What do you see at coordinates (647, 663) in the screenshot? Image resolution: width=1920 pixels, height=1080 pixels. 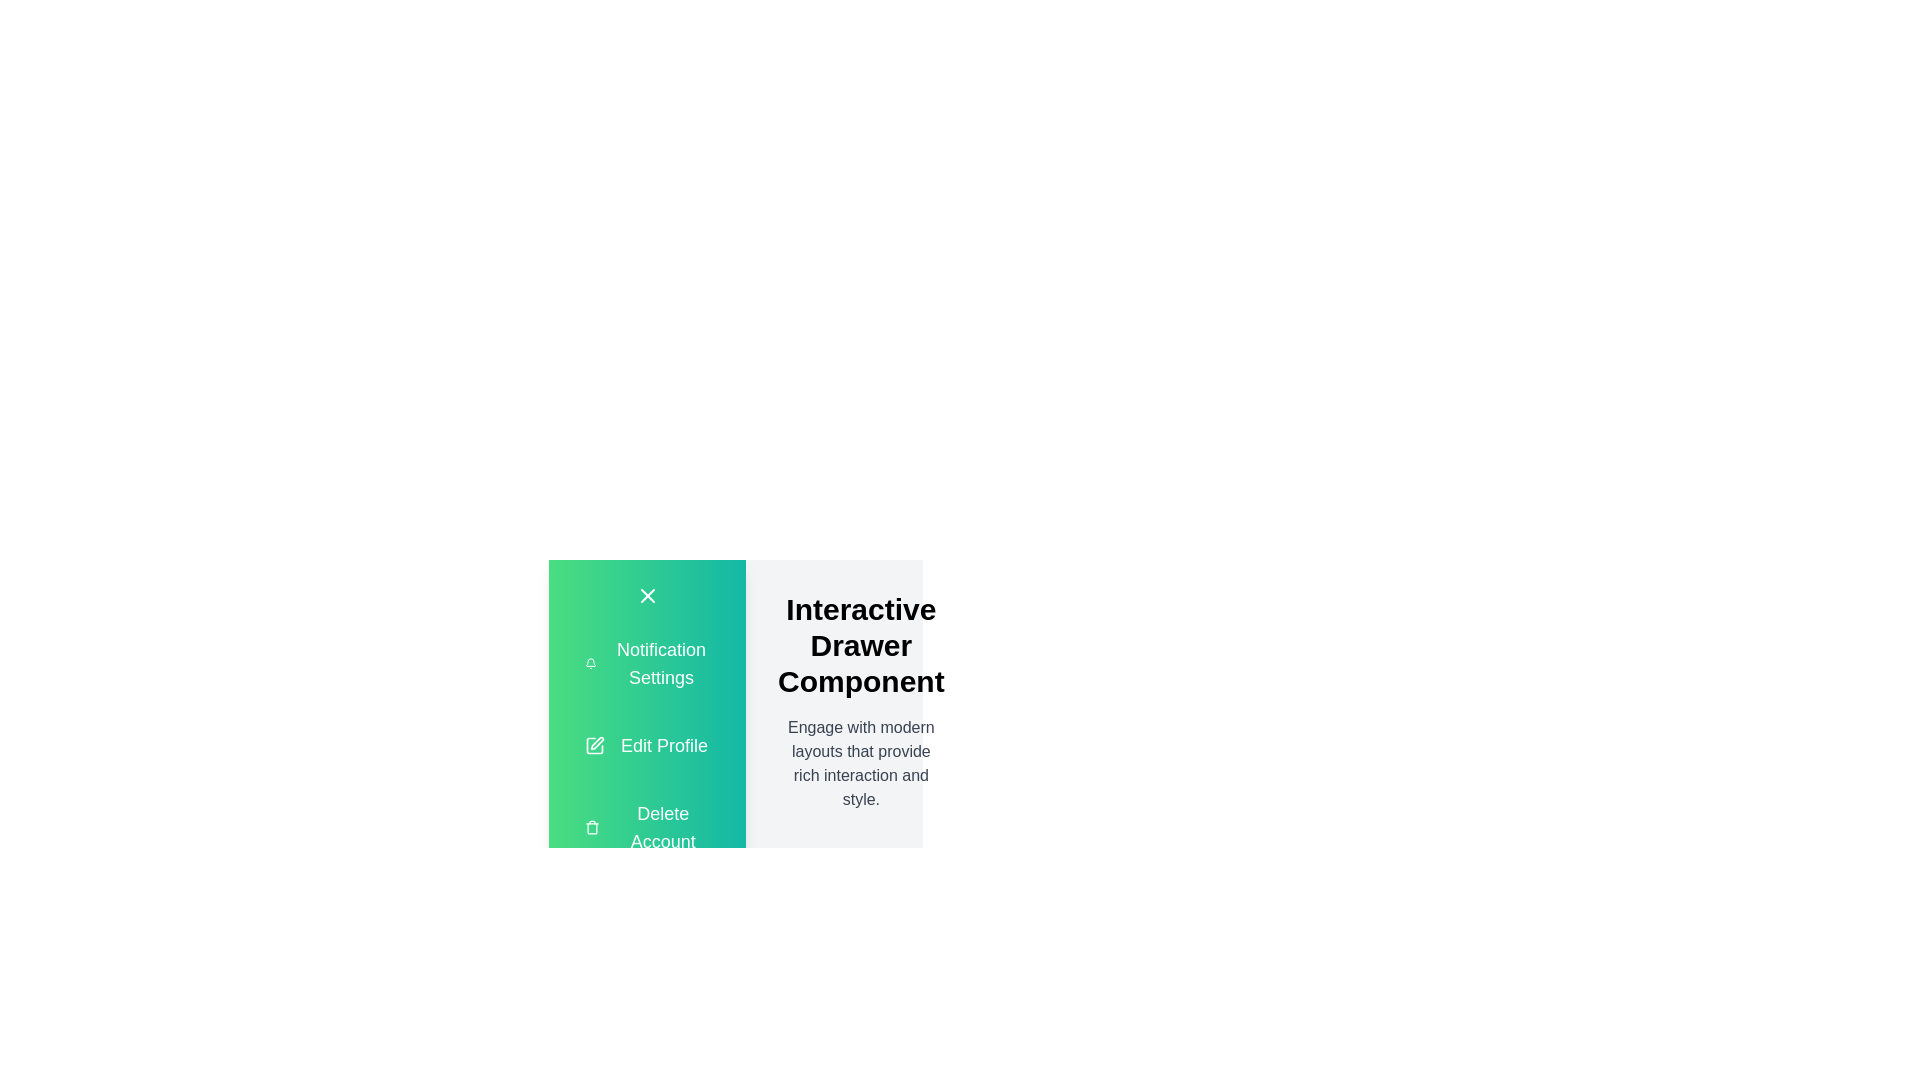 I see `the 'Notification Settings' option in the drawer` at bounding box center [647, 663].